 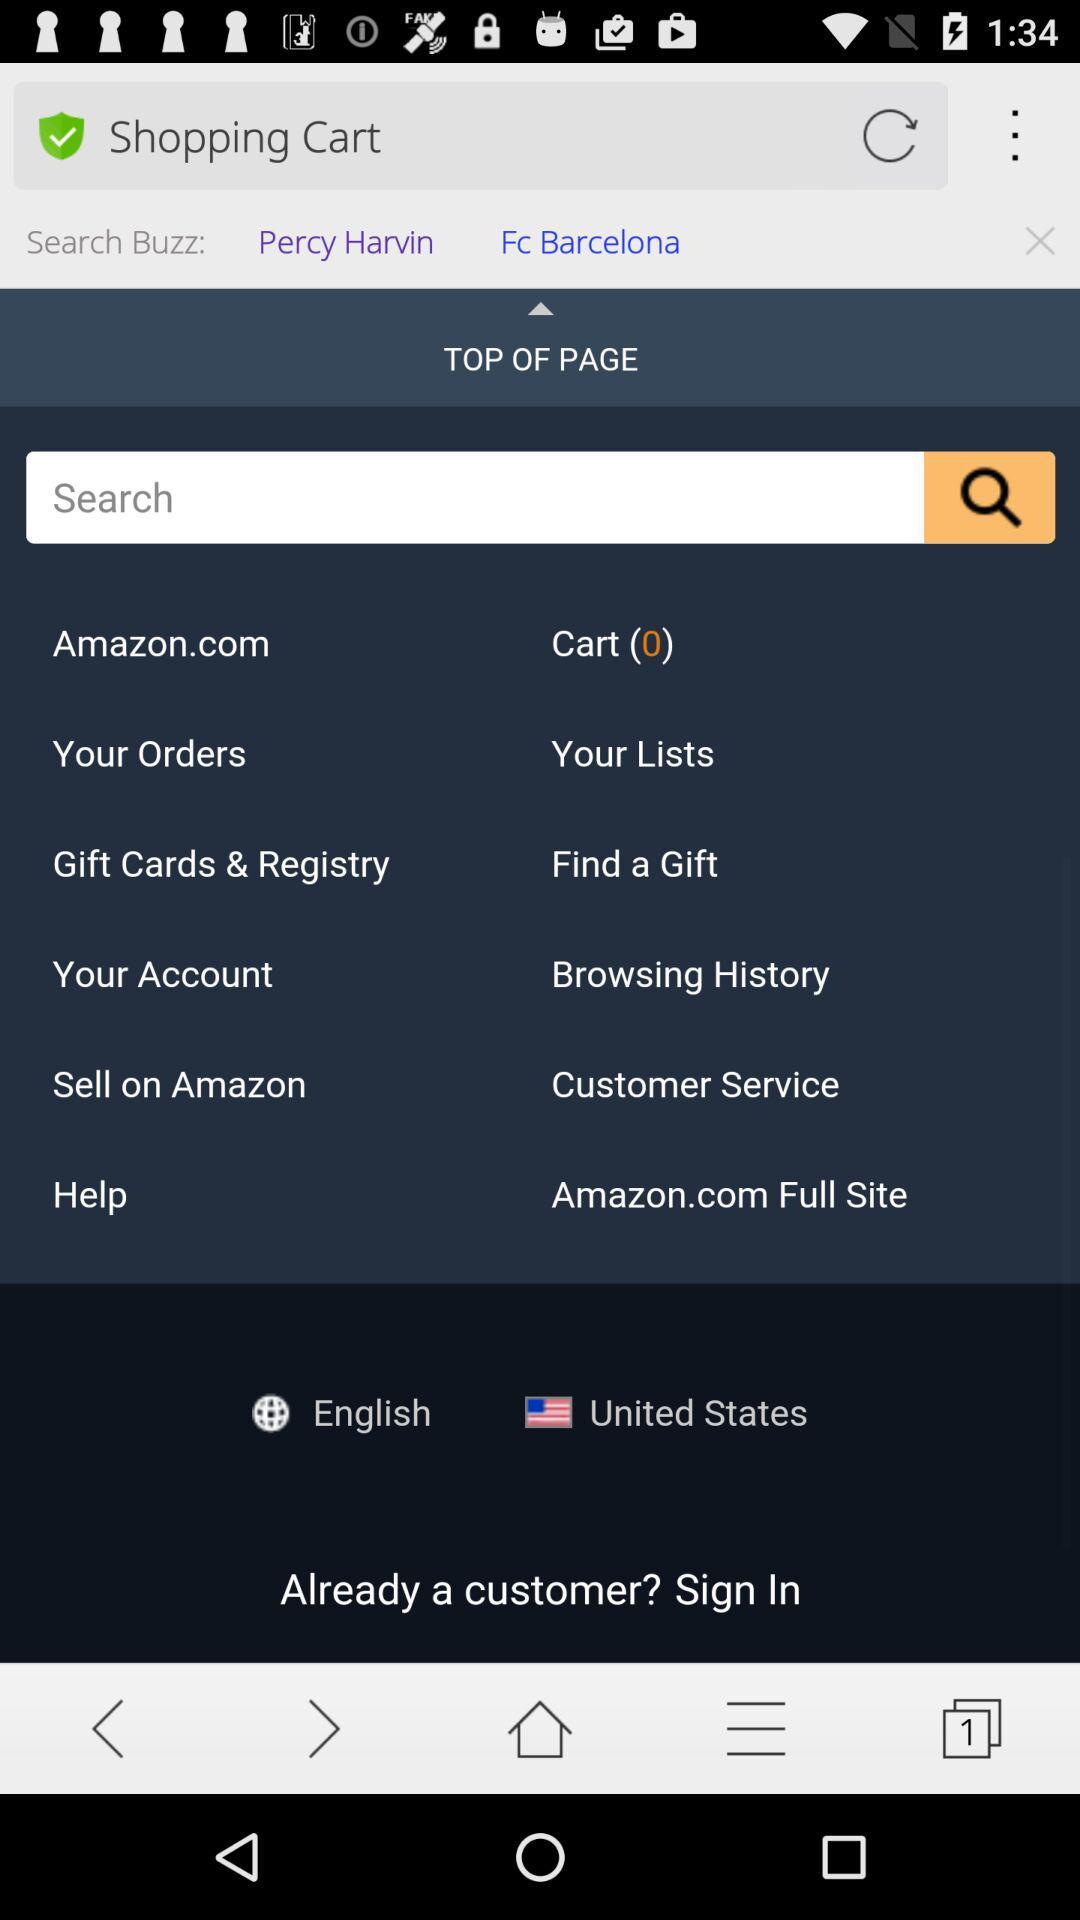 I want to click on the icon to the left of the fc barcelona item, so click(x=351, y=246).